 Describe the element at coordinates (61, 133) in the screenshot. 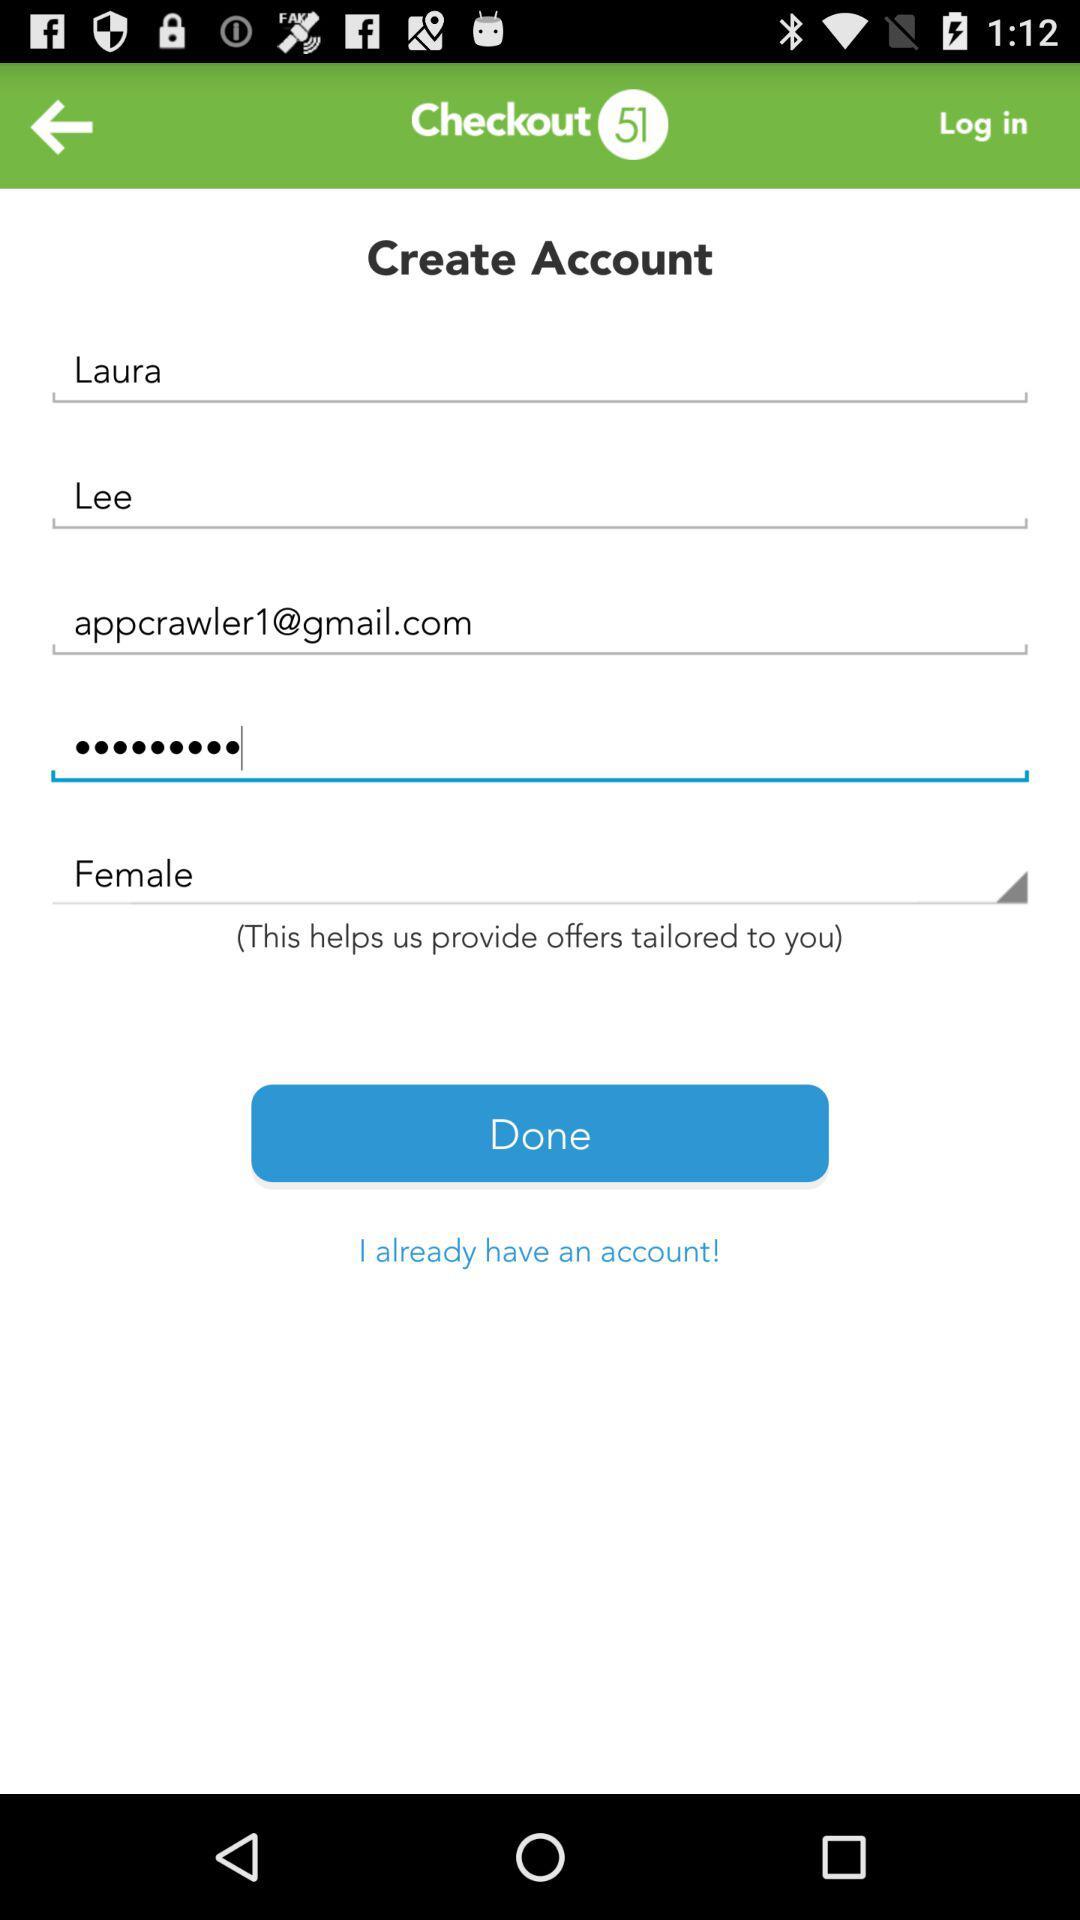

I see `the arrow_backward icon` at that location.